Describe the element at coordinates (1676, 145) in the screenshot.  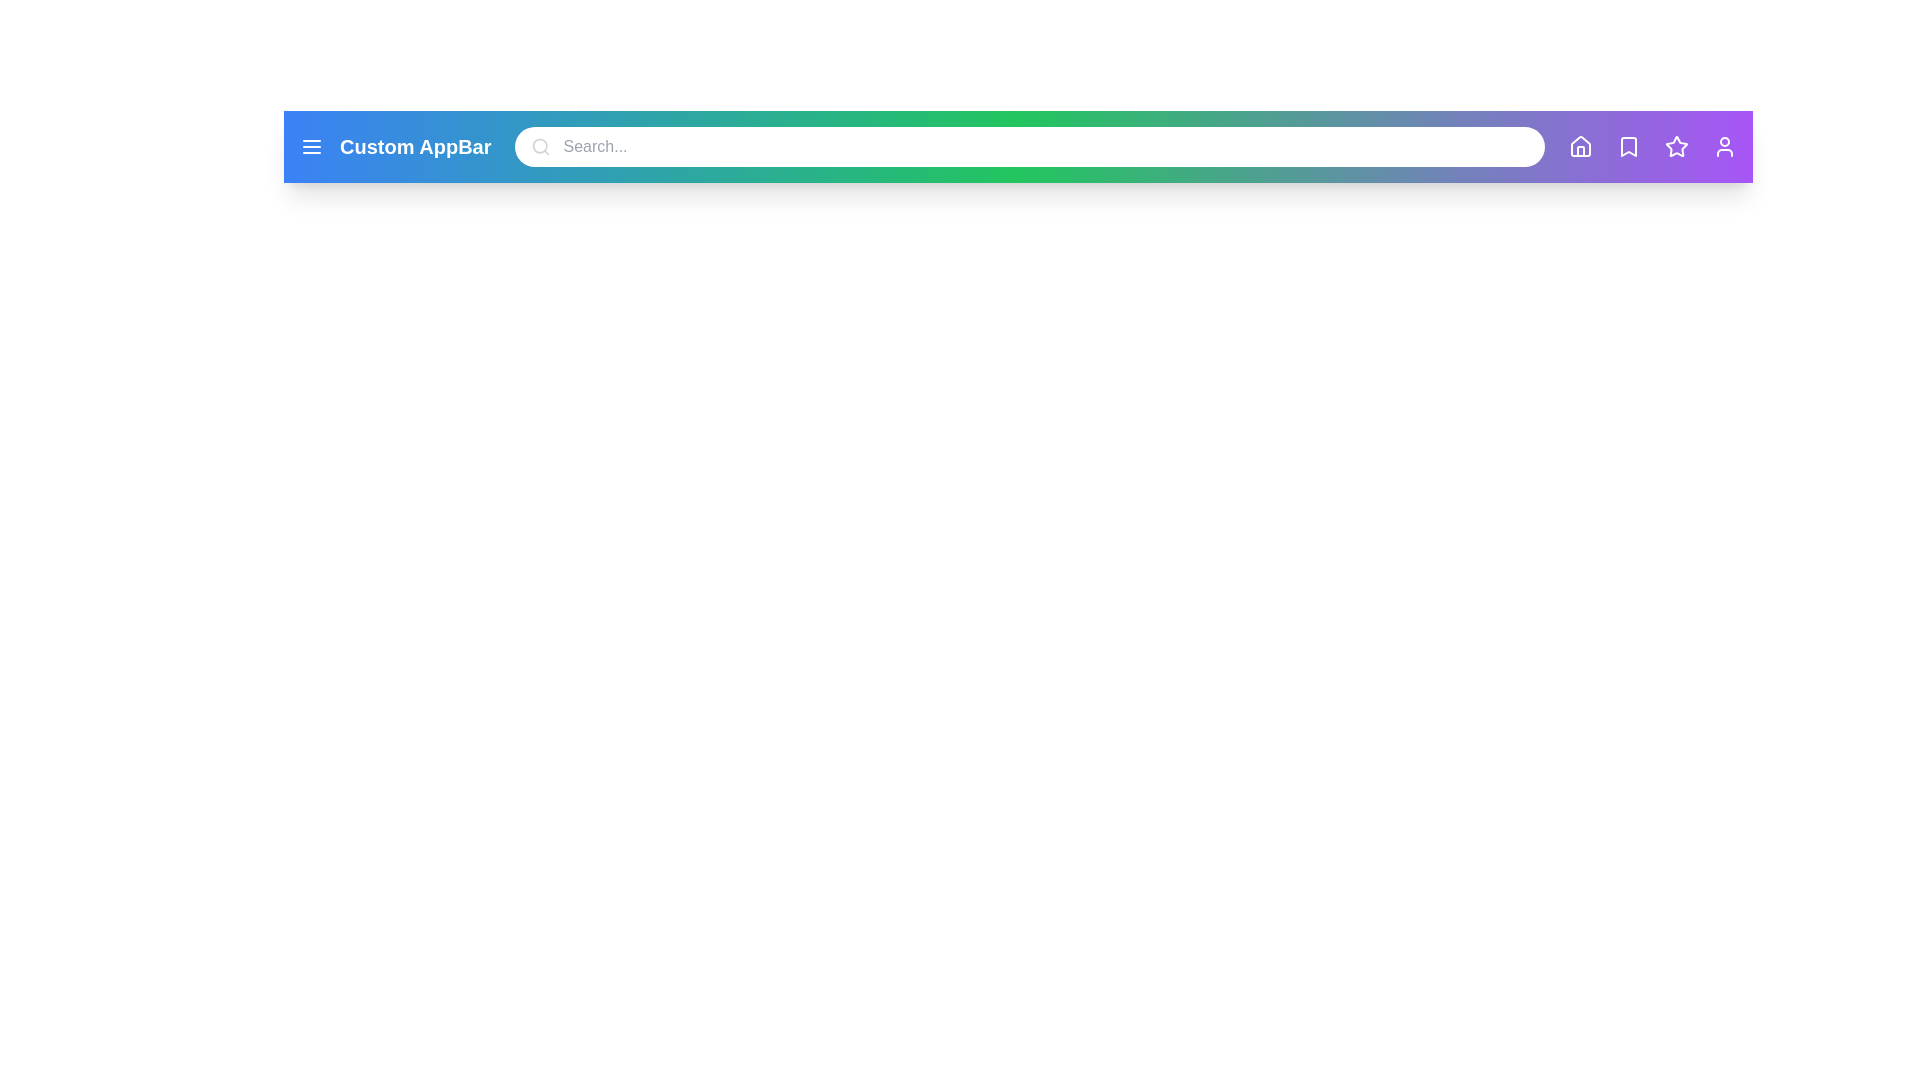
I see `the 'Star' icon to view favorite items` at that location.